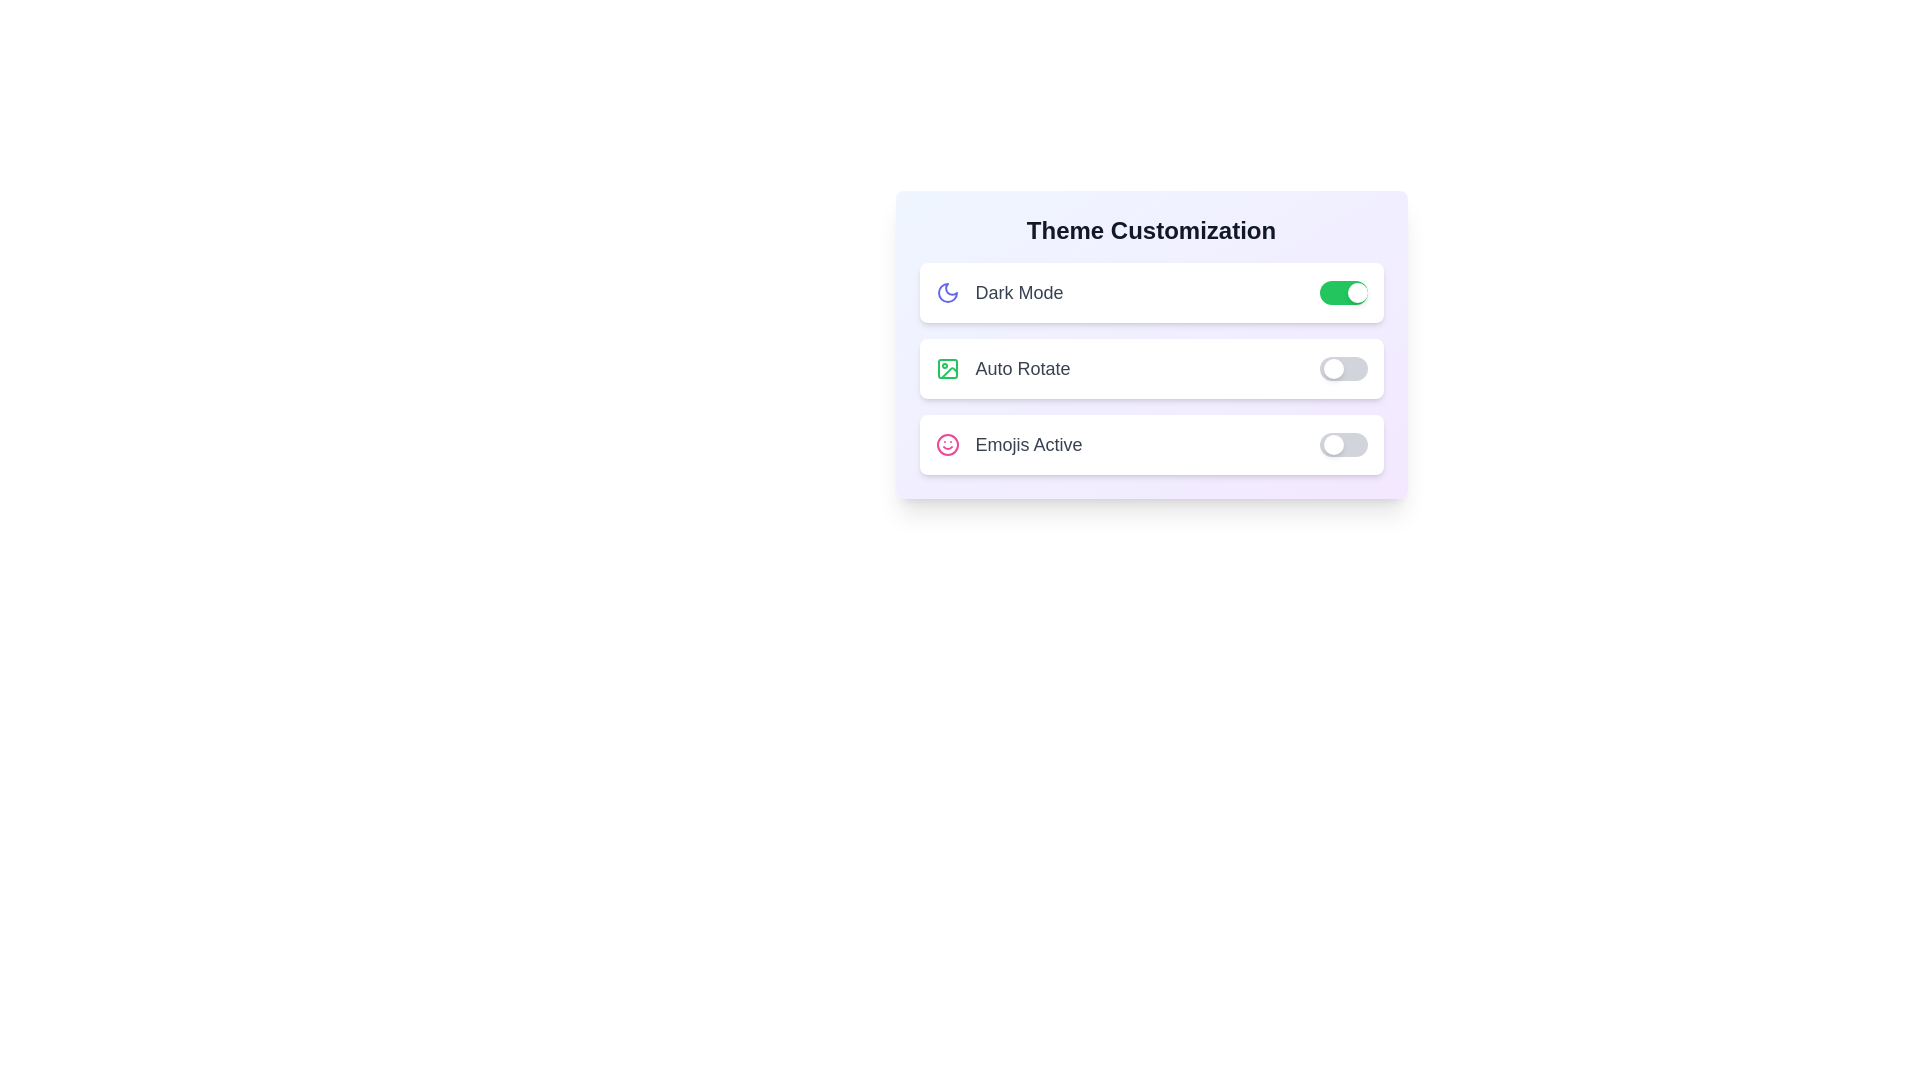 Image resolution: width=1920 pixels, height=1080 pixels. Describe the element at coordinates (946, 443) in the screenshot. I see `the pink smiley face icon located to the left of the 'Emojis Active' label in the 'Theme Customization' panel` at that location.